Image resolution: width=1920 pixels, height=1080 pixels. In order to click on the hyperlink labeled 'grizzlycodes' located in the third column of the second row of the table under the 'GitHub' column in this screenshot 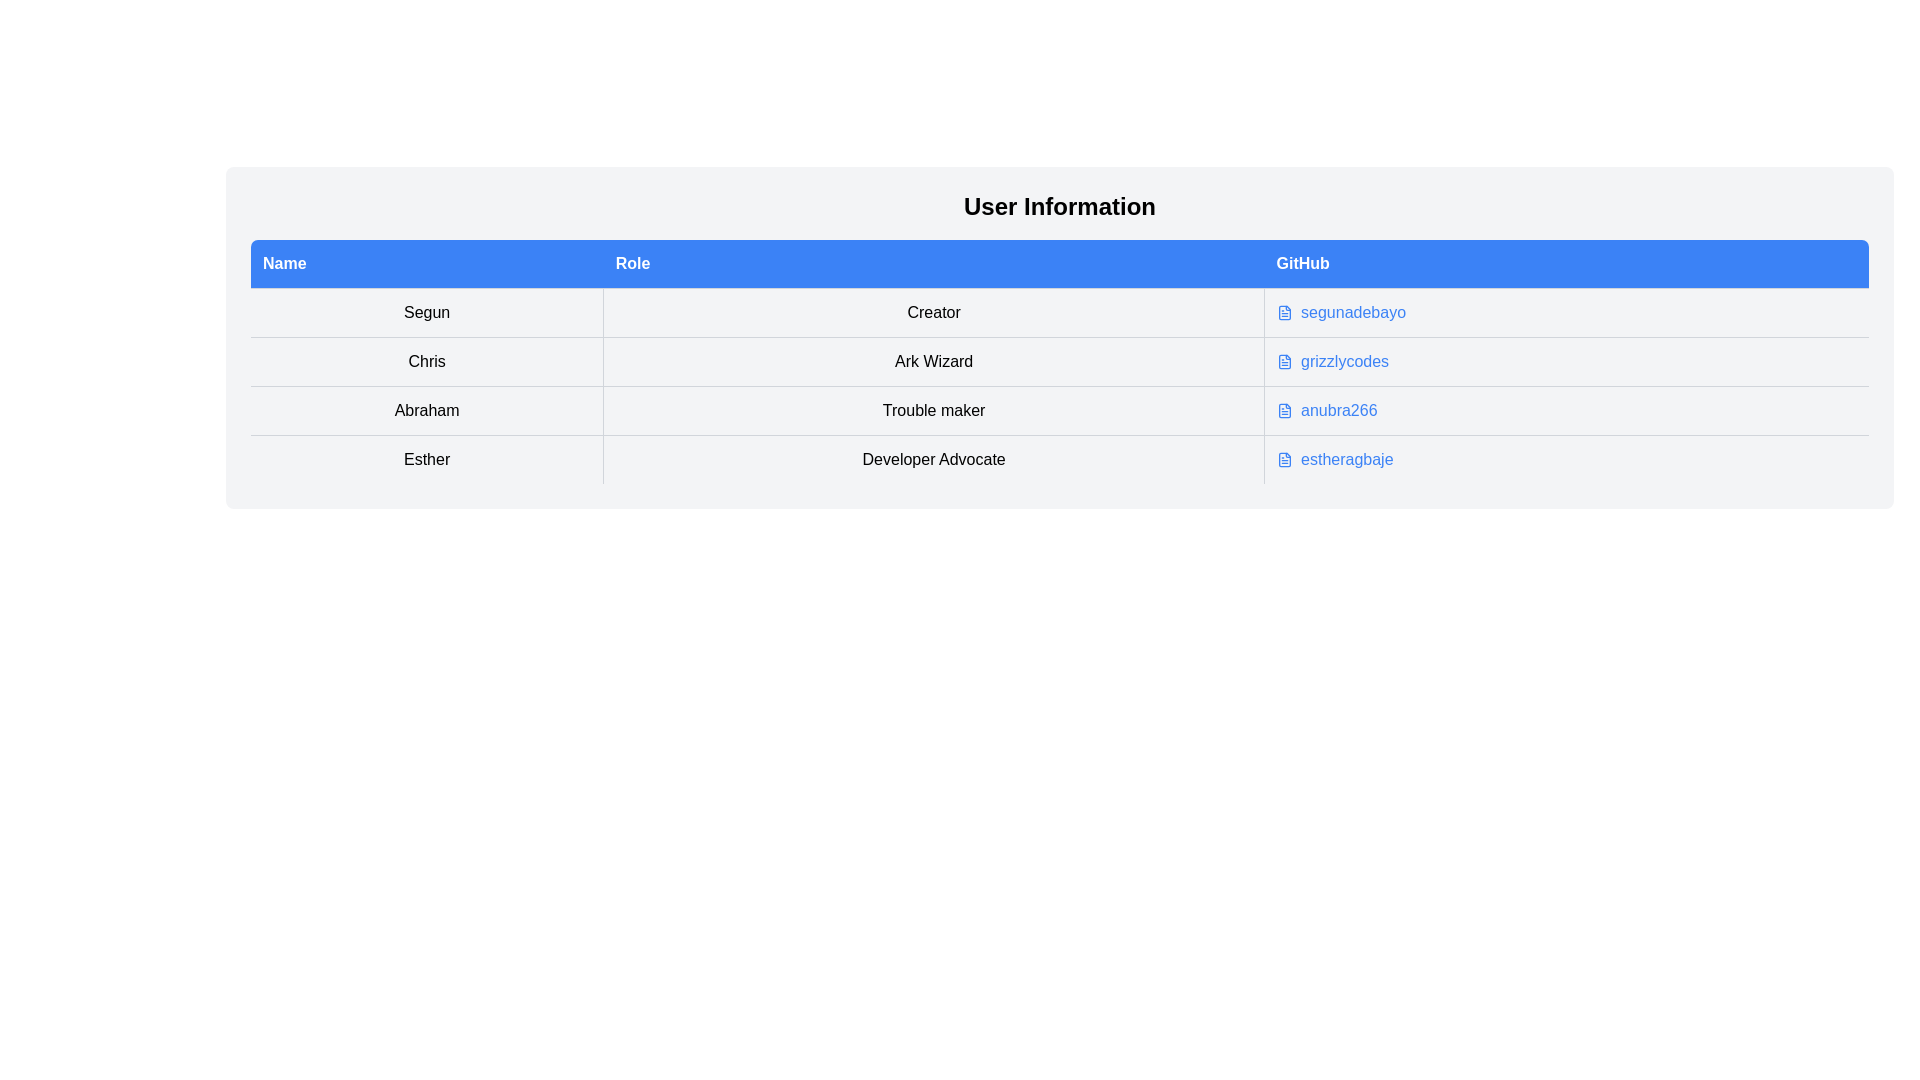, I will do `click(1566, 362)`.